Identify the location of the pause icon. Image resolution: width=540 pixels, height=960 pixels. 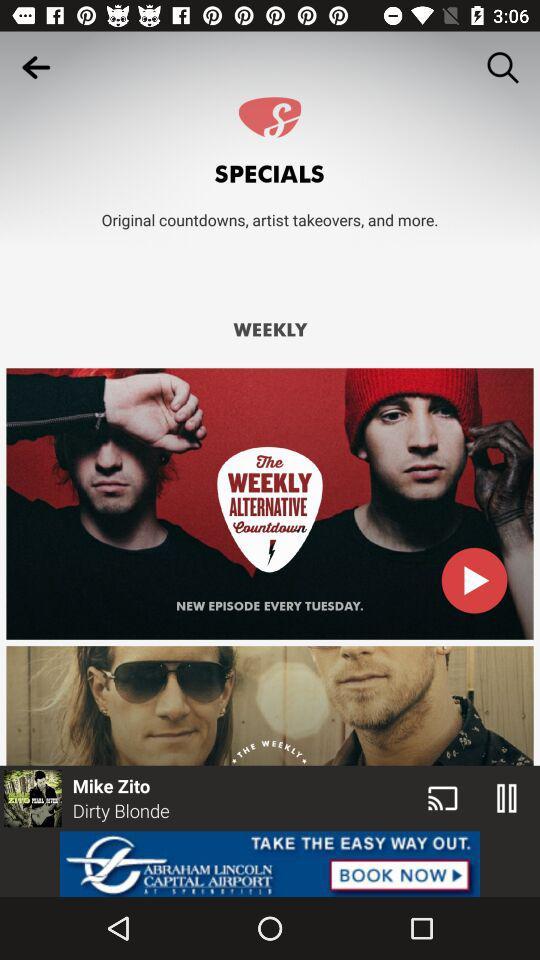
(507, 798).